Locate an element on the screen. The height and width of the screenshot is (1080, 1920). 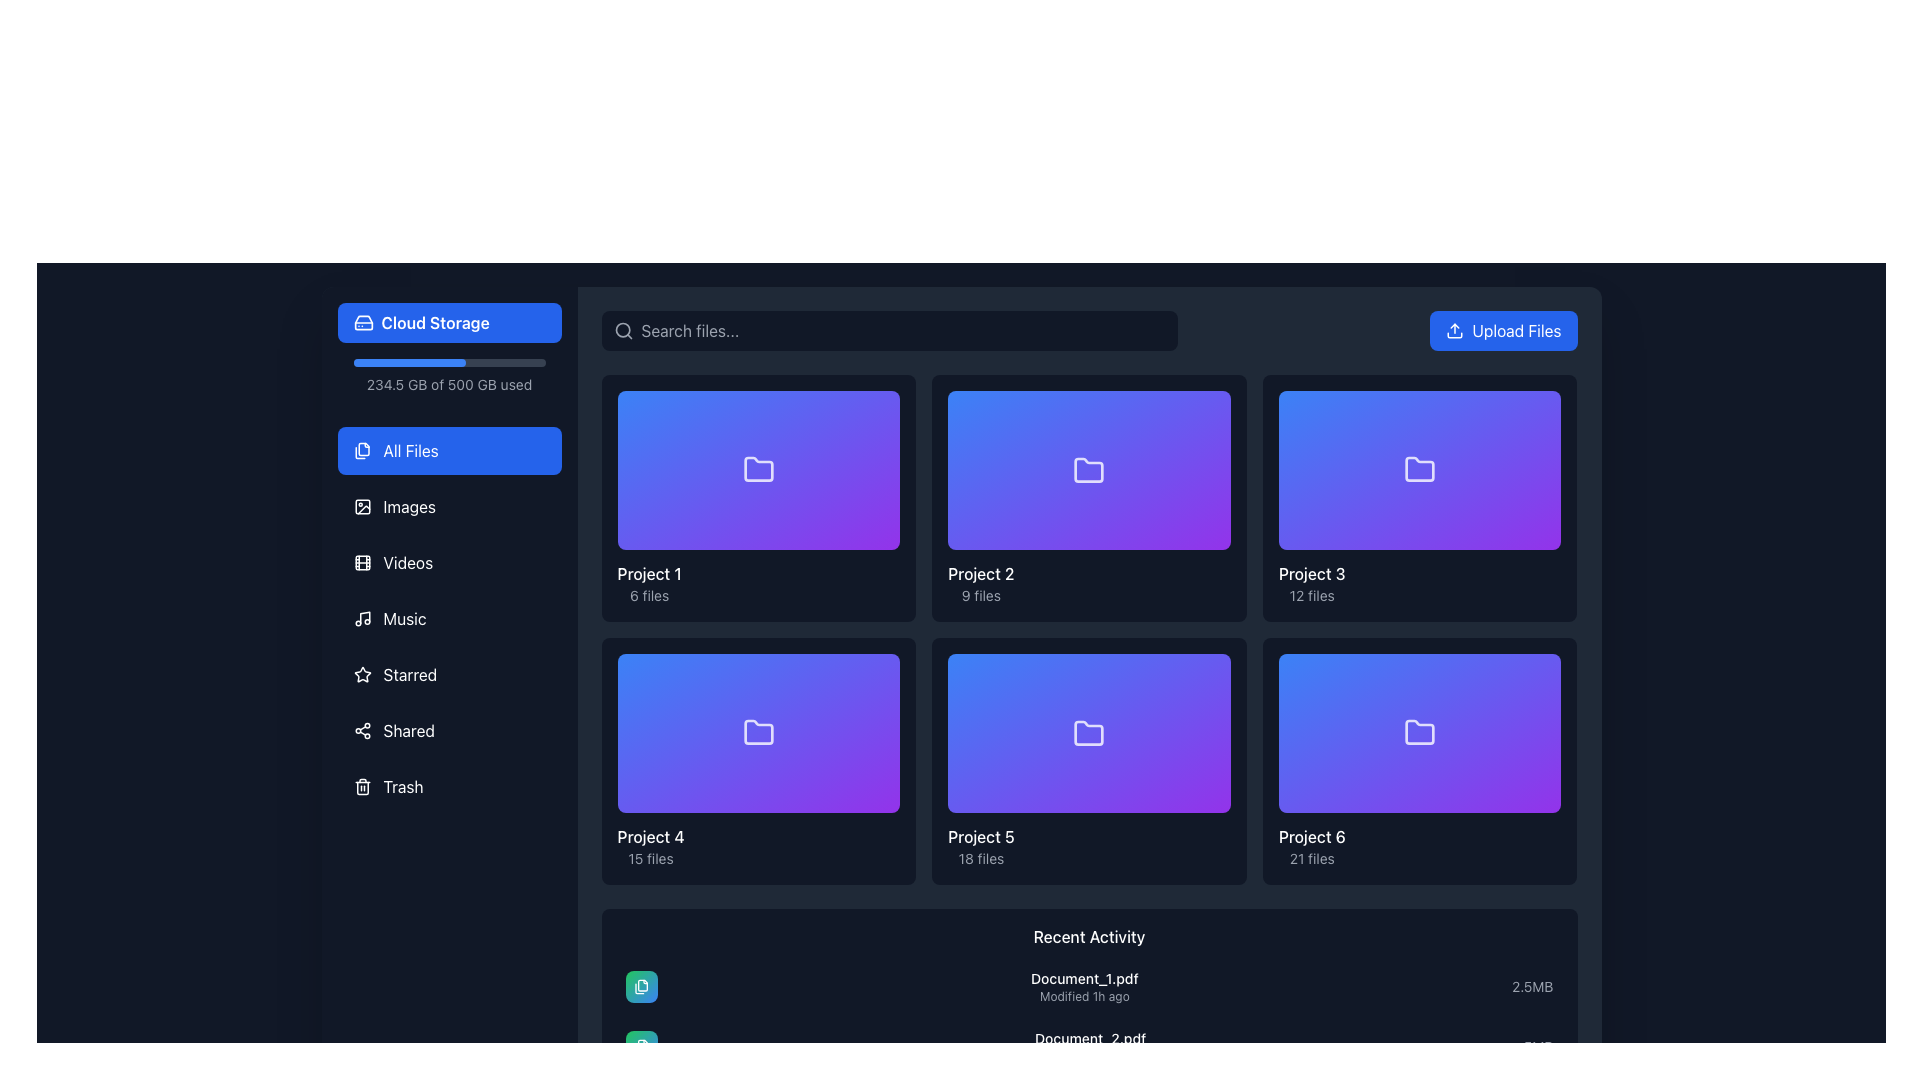
the context menu of the small hard drive icon is located at coordinates (363, 322).